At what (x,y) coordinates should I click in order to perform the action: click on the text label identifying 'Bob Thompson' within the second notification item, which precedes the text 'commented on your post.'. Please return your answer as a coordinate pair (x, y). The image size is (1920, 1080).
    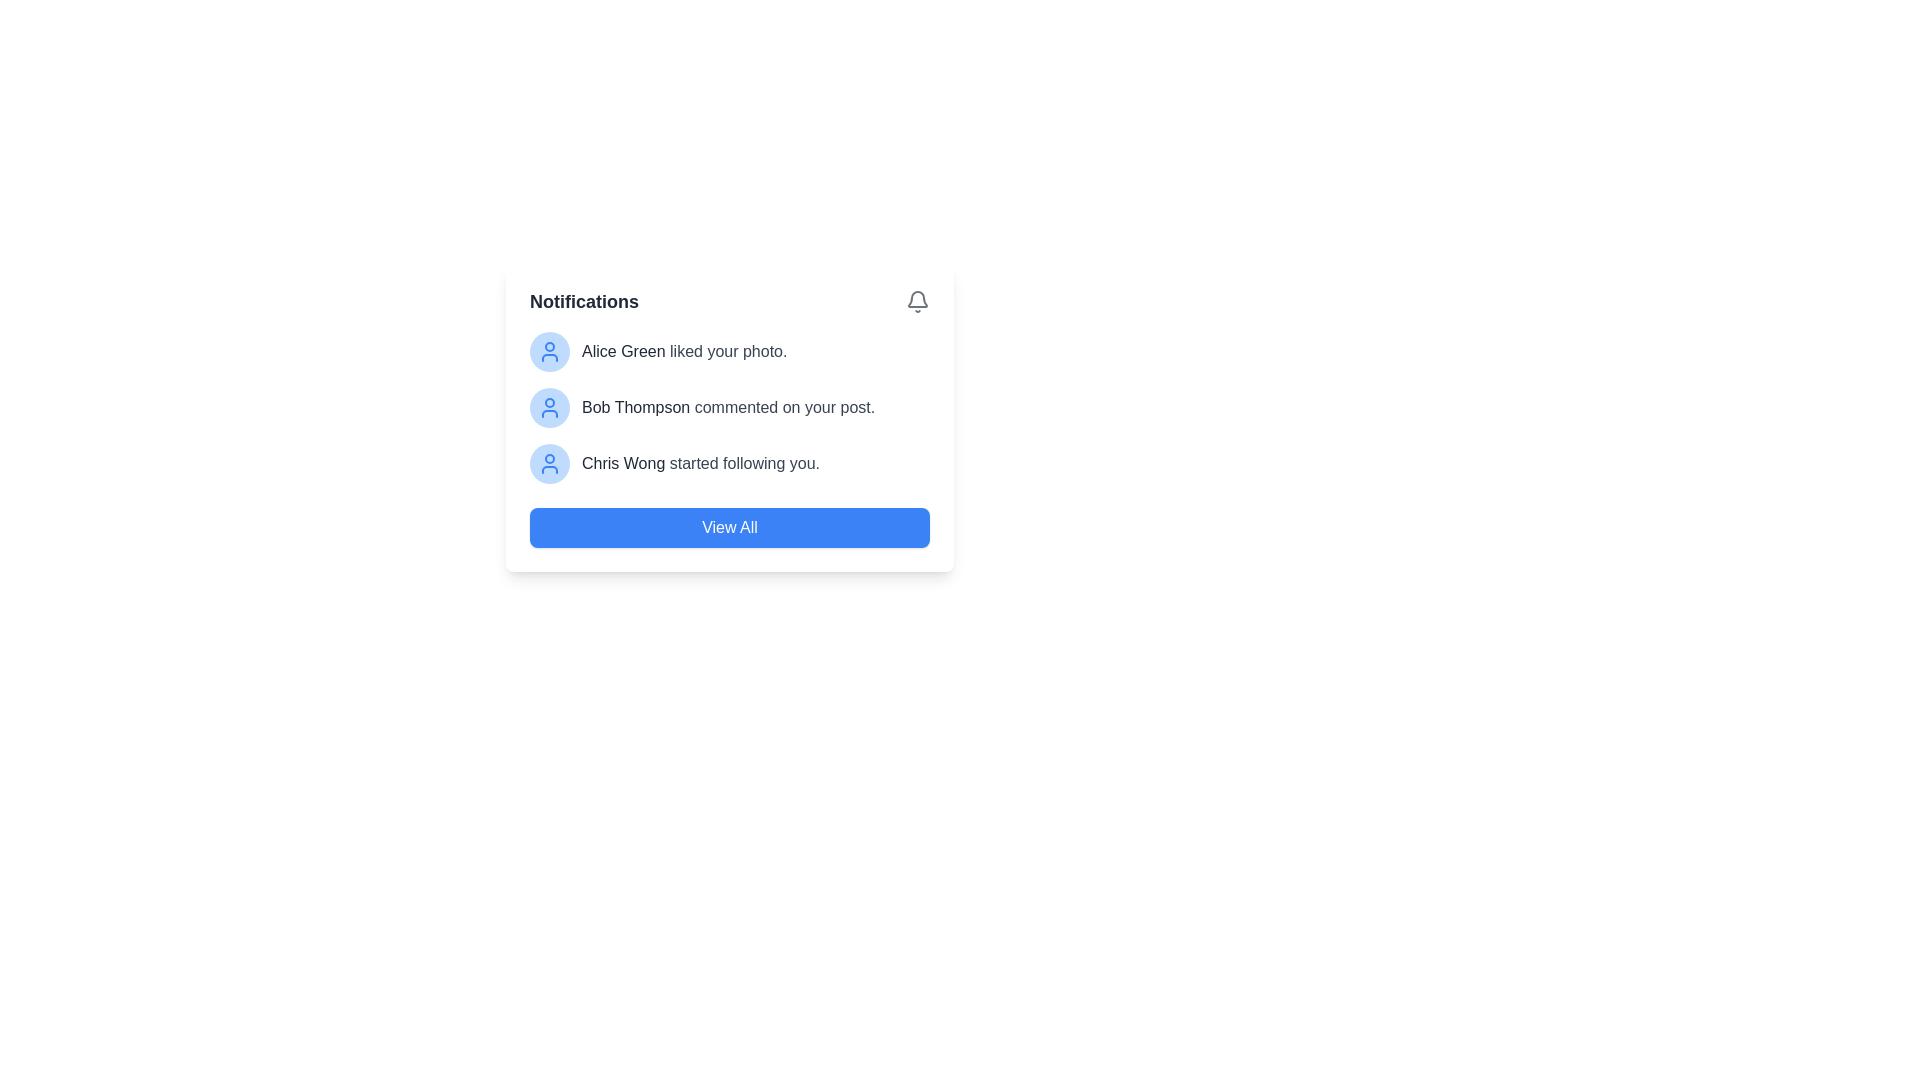
    Looking at the image, I should click on (635, 406).